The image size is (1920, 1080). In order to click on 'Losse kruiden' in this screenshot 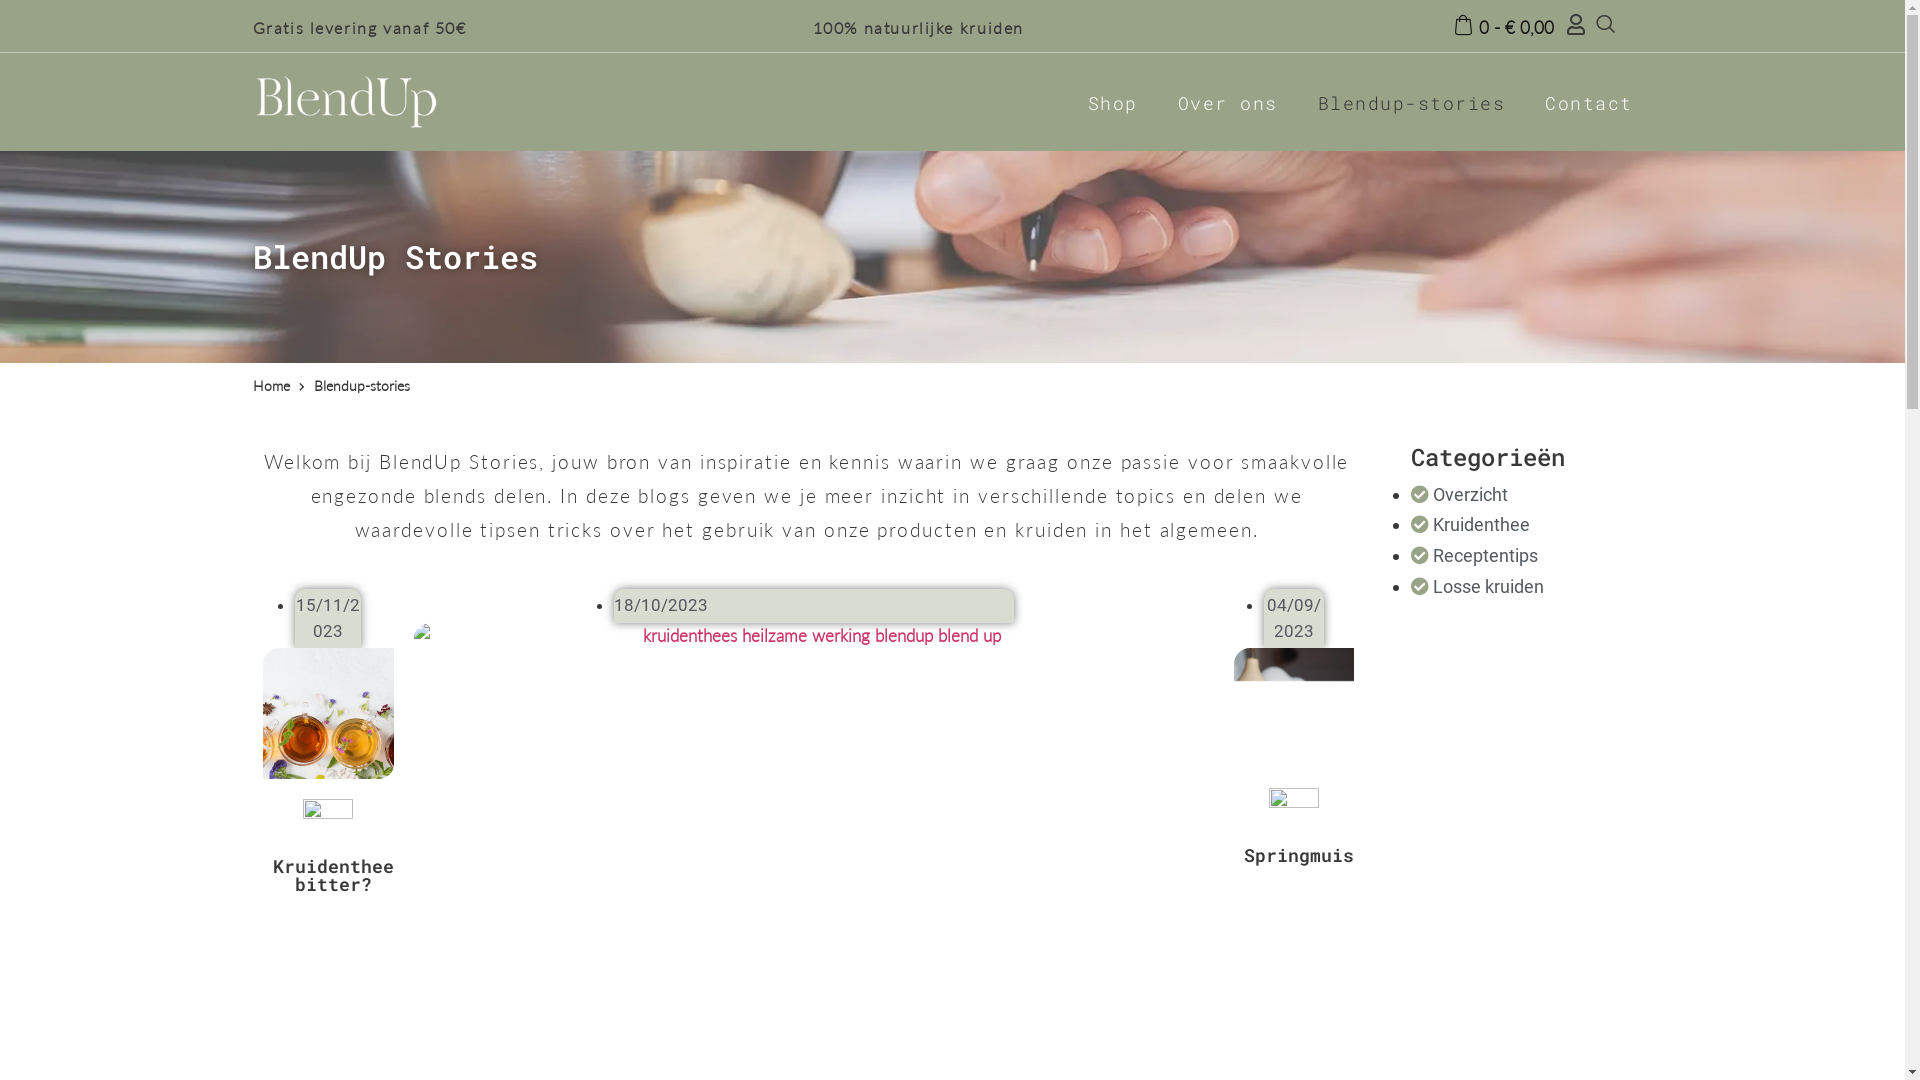, I will do `click(1477, 585)`.